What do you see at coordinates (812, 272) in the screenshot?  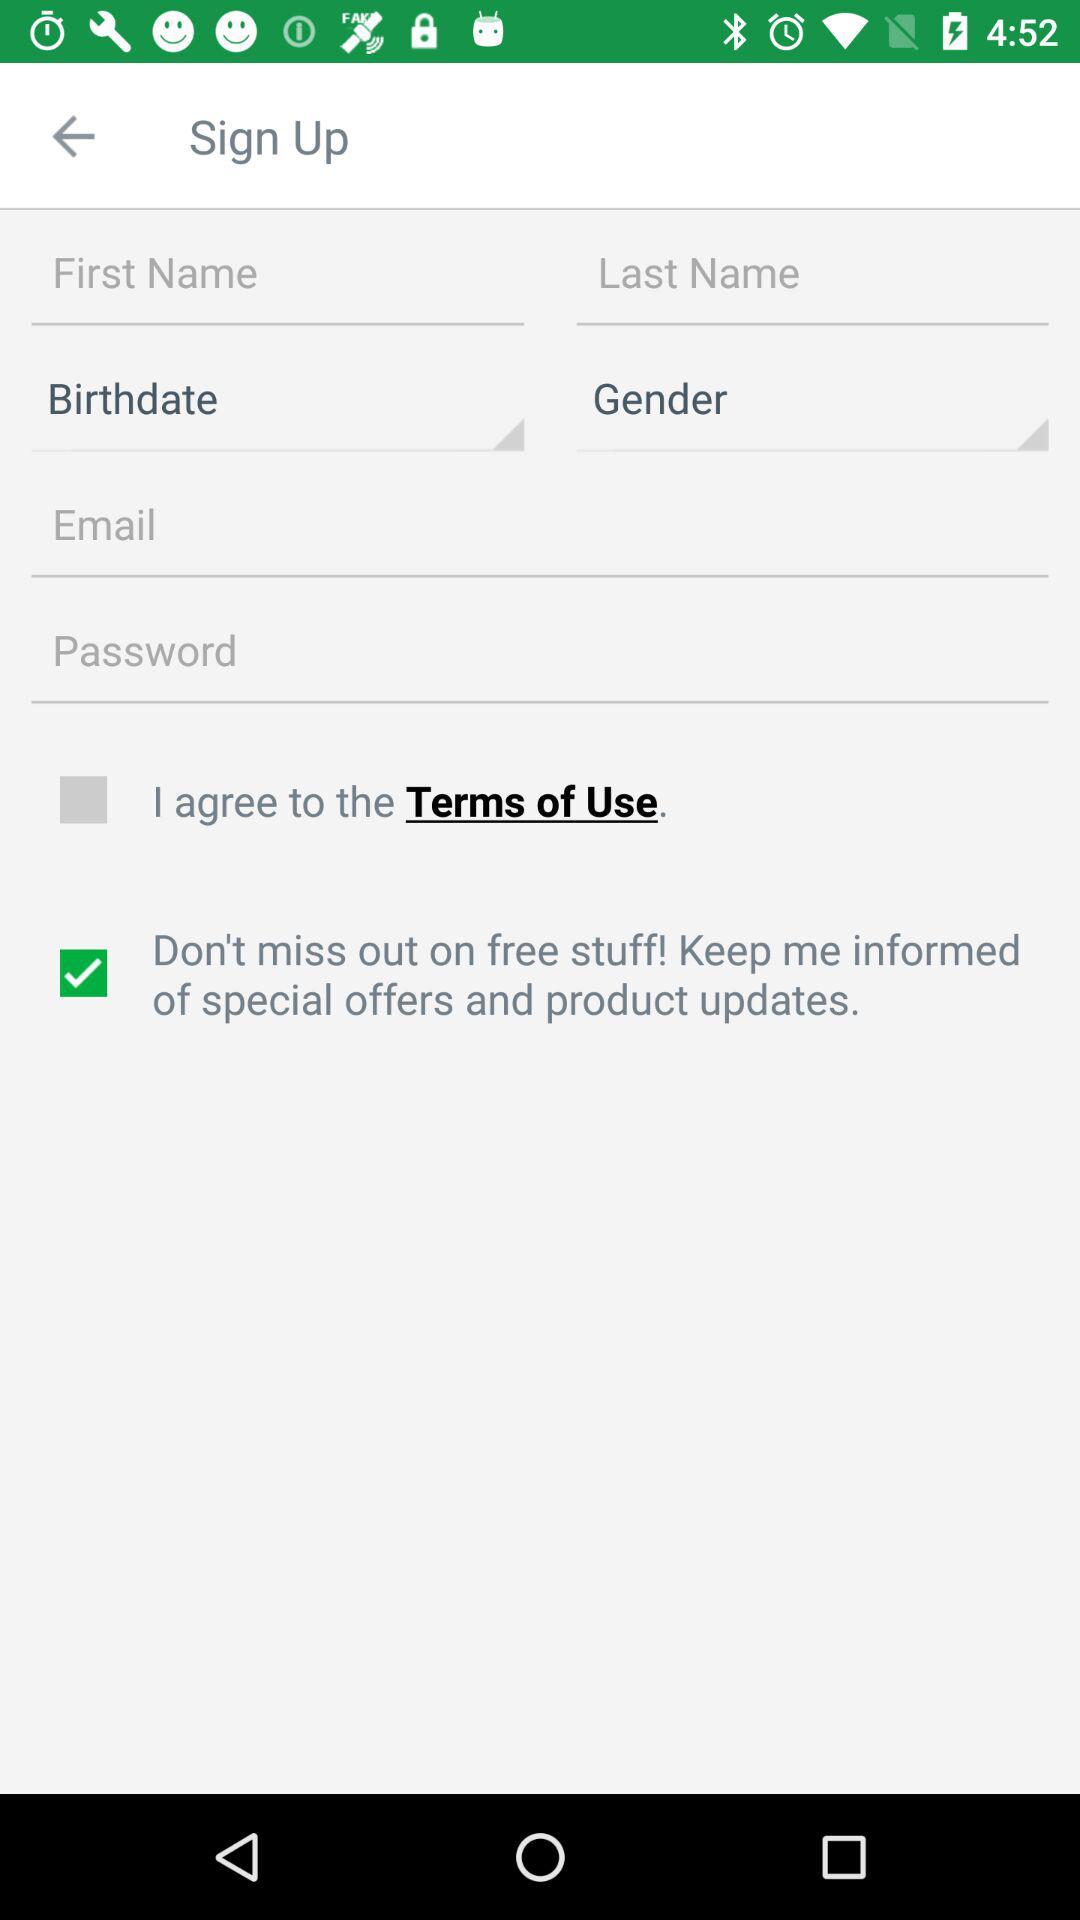 I see `last name` at bounding box center [812, 272].